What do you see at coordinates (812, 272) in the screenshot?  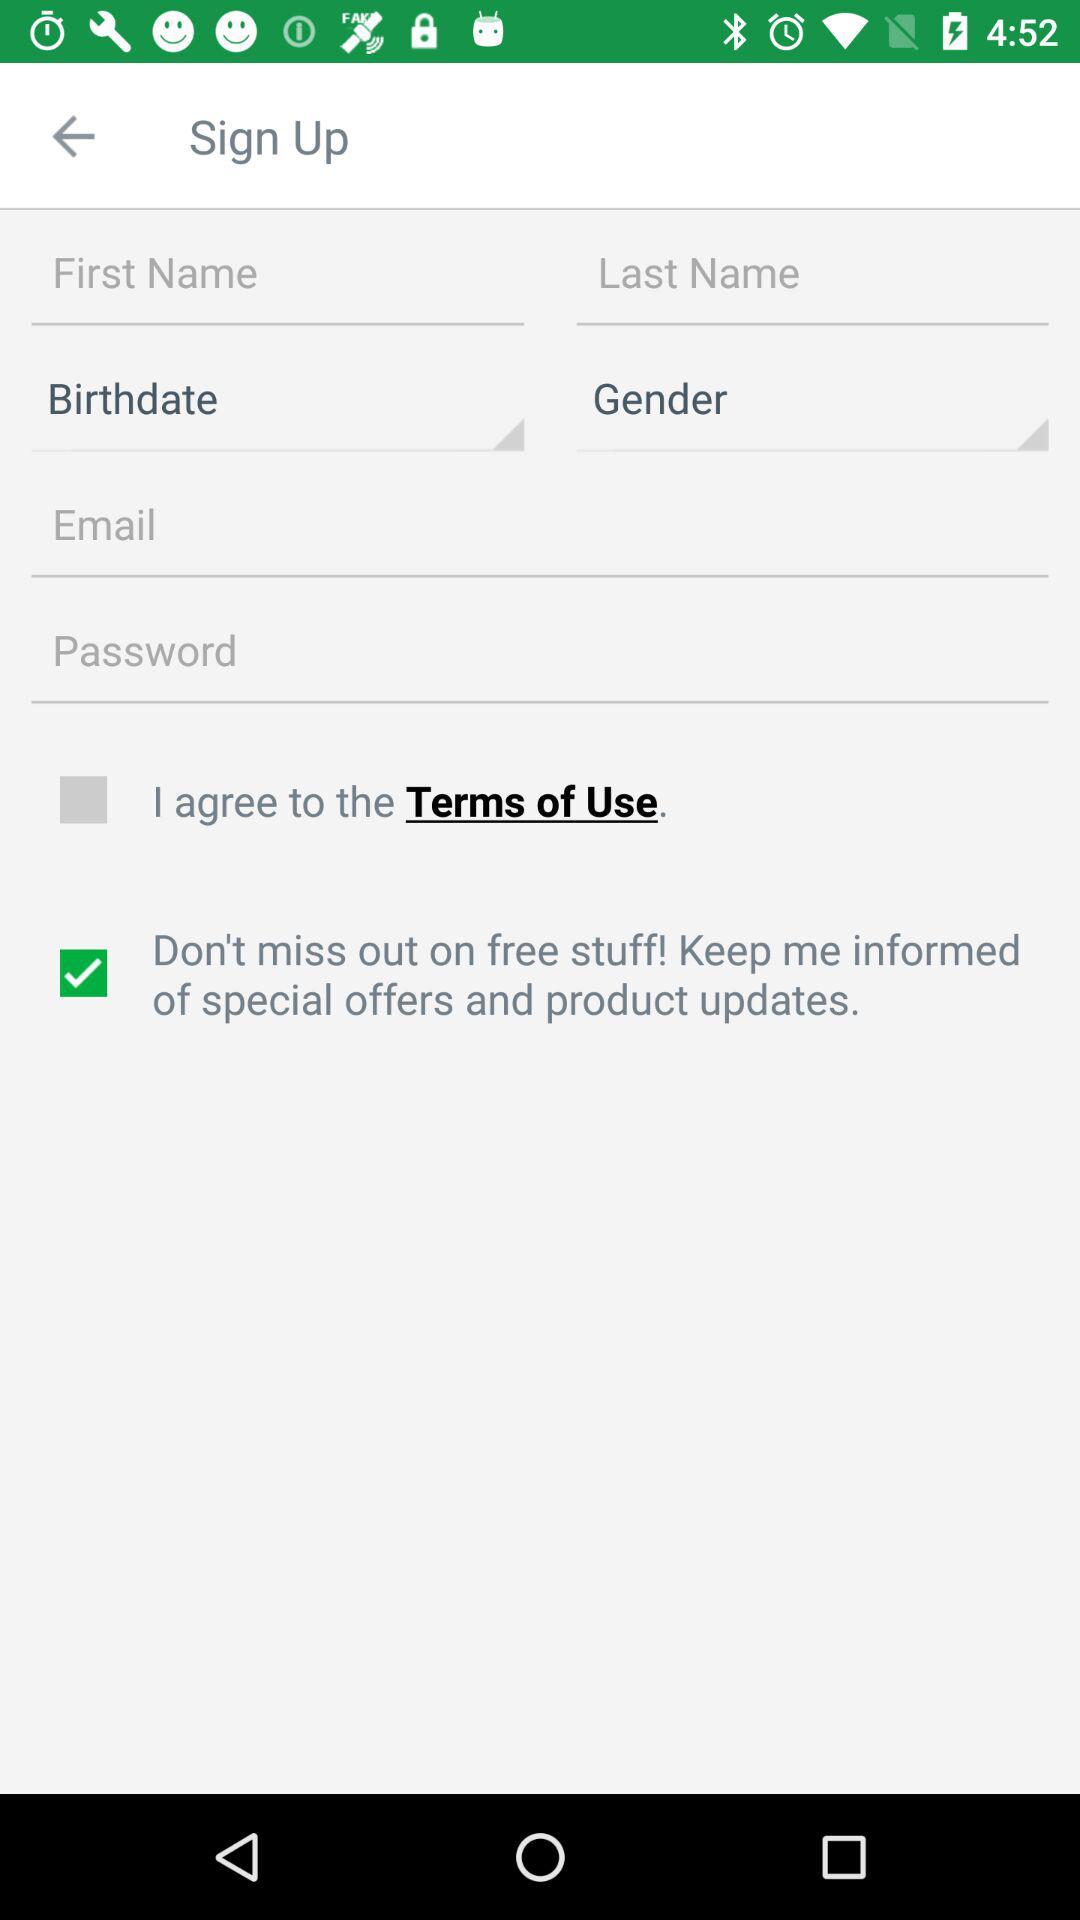 I see `last name` at bounding box center [812, 272].